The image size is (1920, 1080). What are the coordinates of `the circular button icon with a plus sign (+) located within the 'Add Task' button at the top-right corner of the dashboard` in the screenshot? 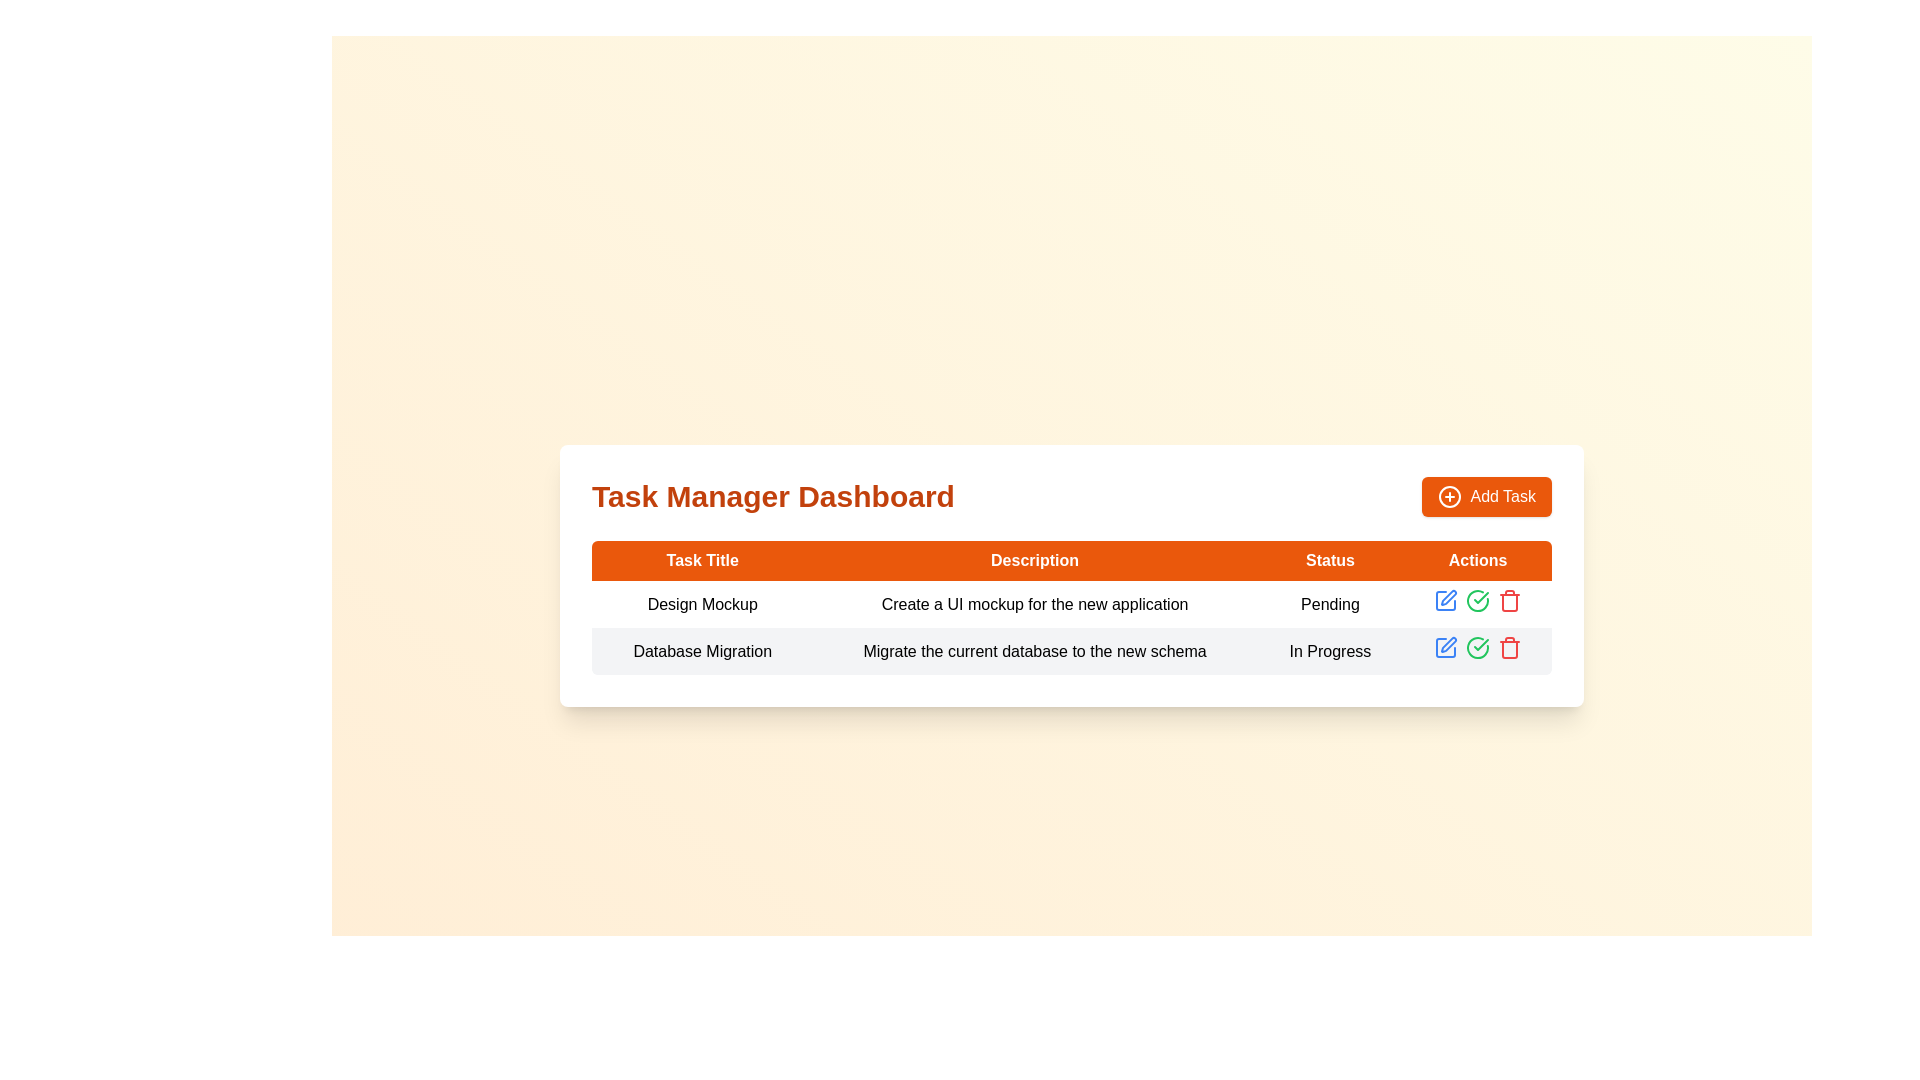 It's located at (1450, 496).